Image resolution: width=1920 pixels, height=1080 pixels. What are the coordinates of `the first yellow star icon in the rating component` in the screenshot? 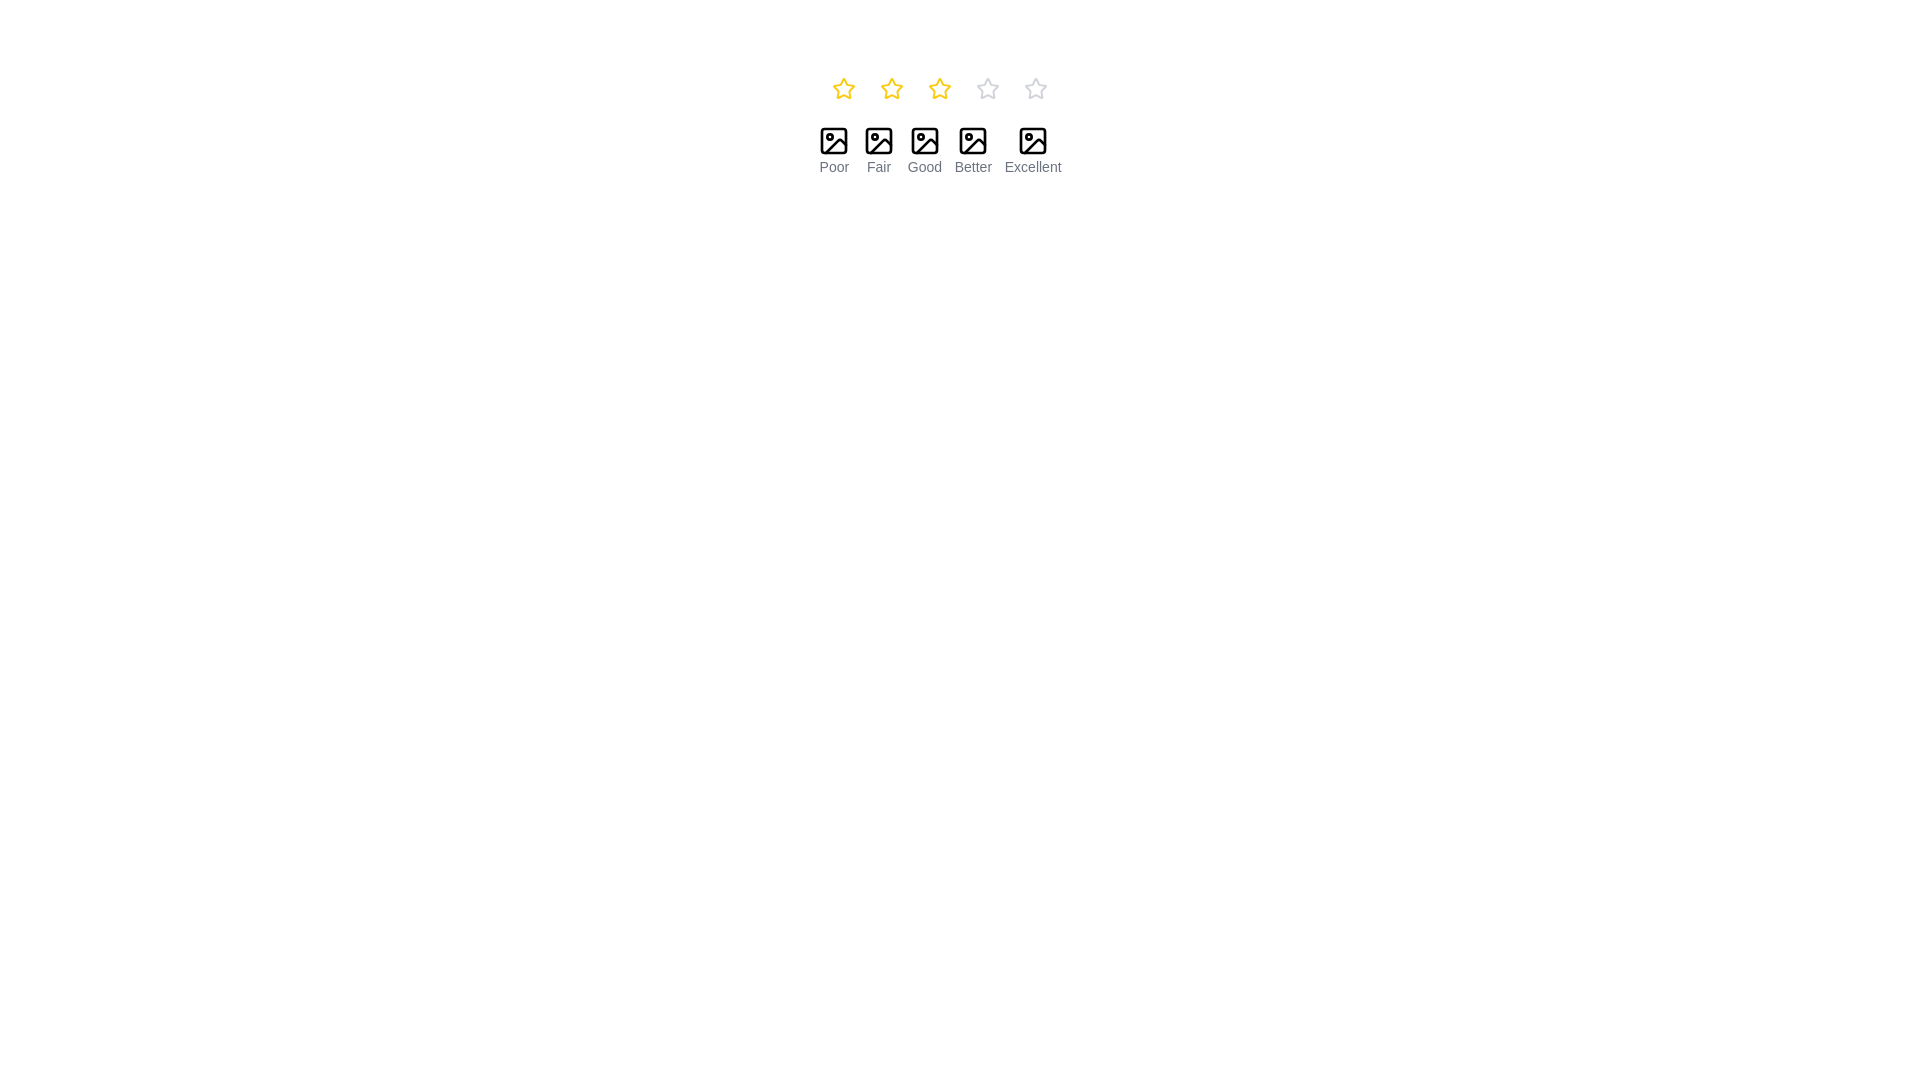 It's located at (844, 87).